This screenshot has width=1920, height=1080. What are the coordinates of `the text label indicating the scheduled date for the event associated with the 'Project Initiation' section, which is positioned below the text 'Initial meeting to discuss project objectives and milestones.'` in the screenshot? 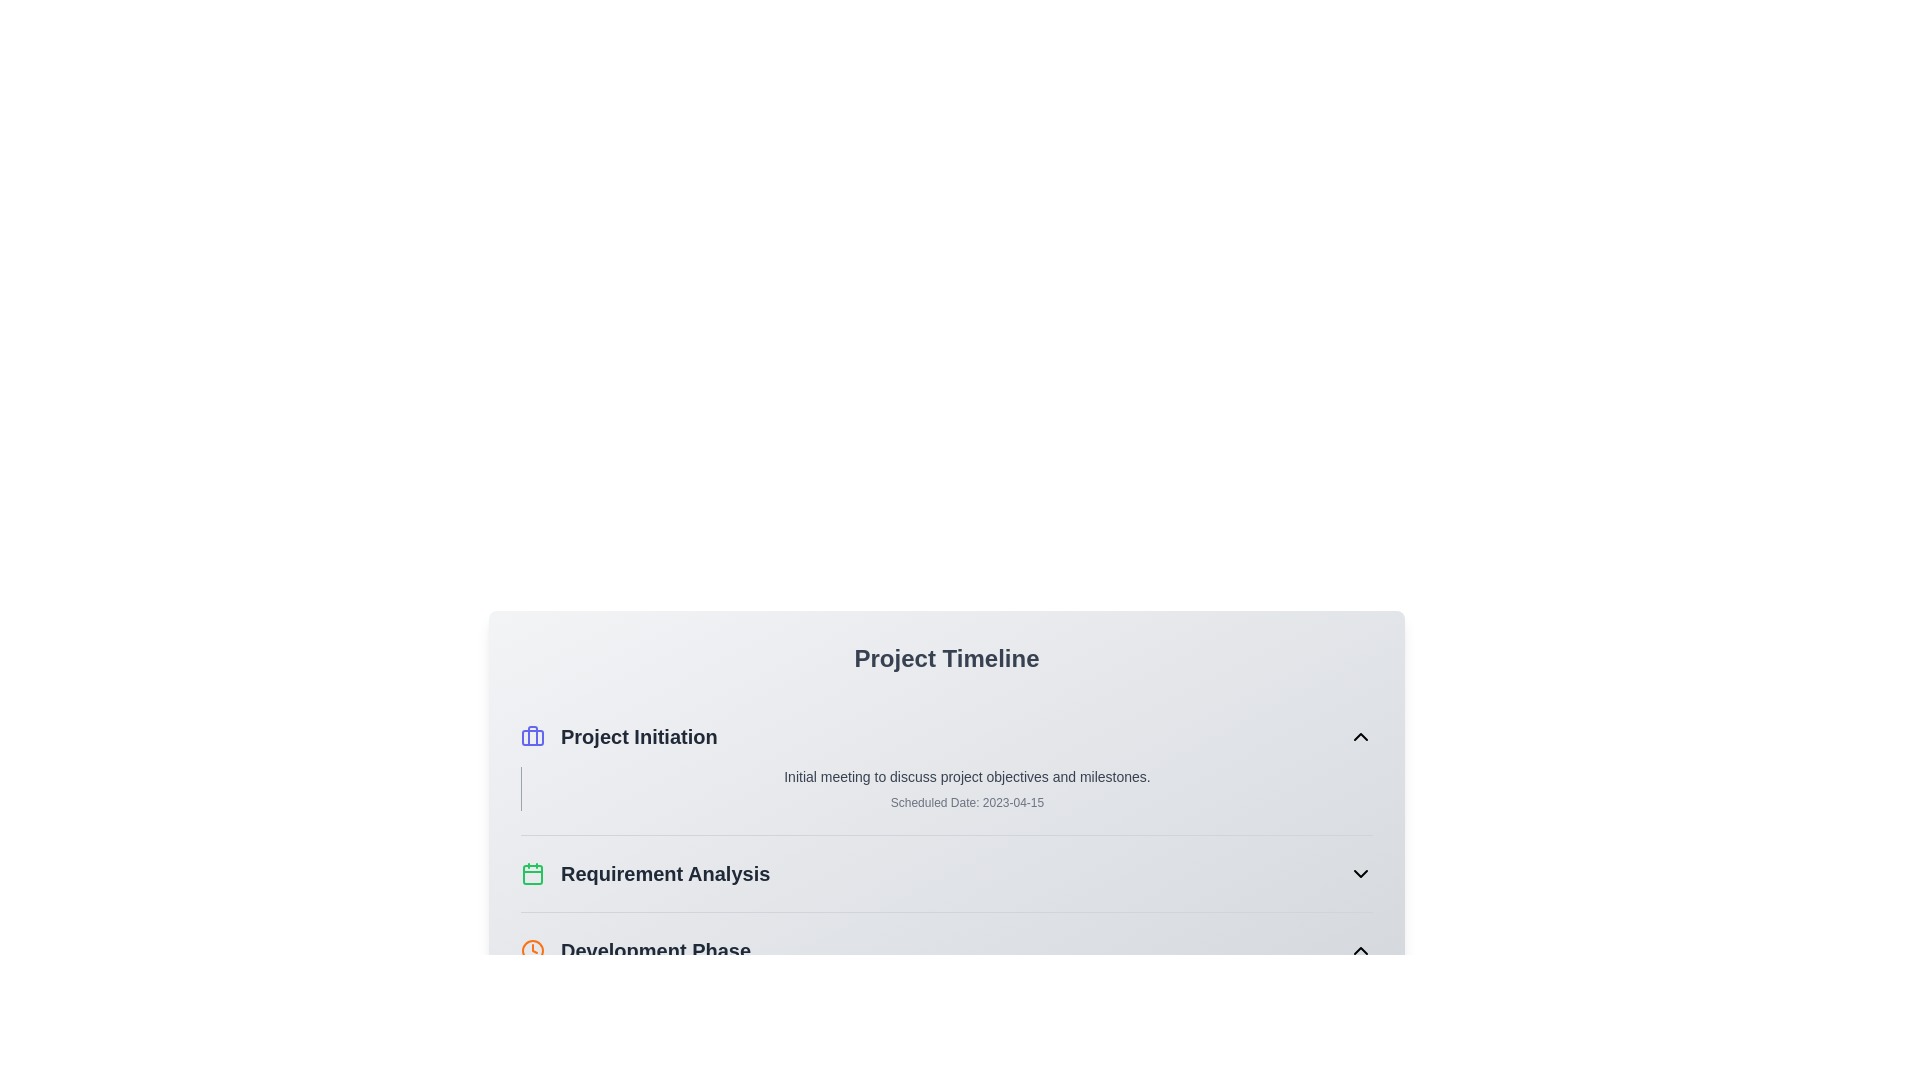 It's located at (967, 801).